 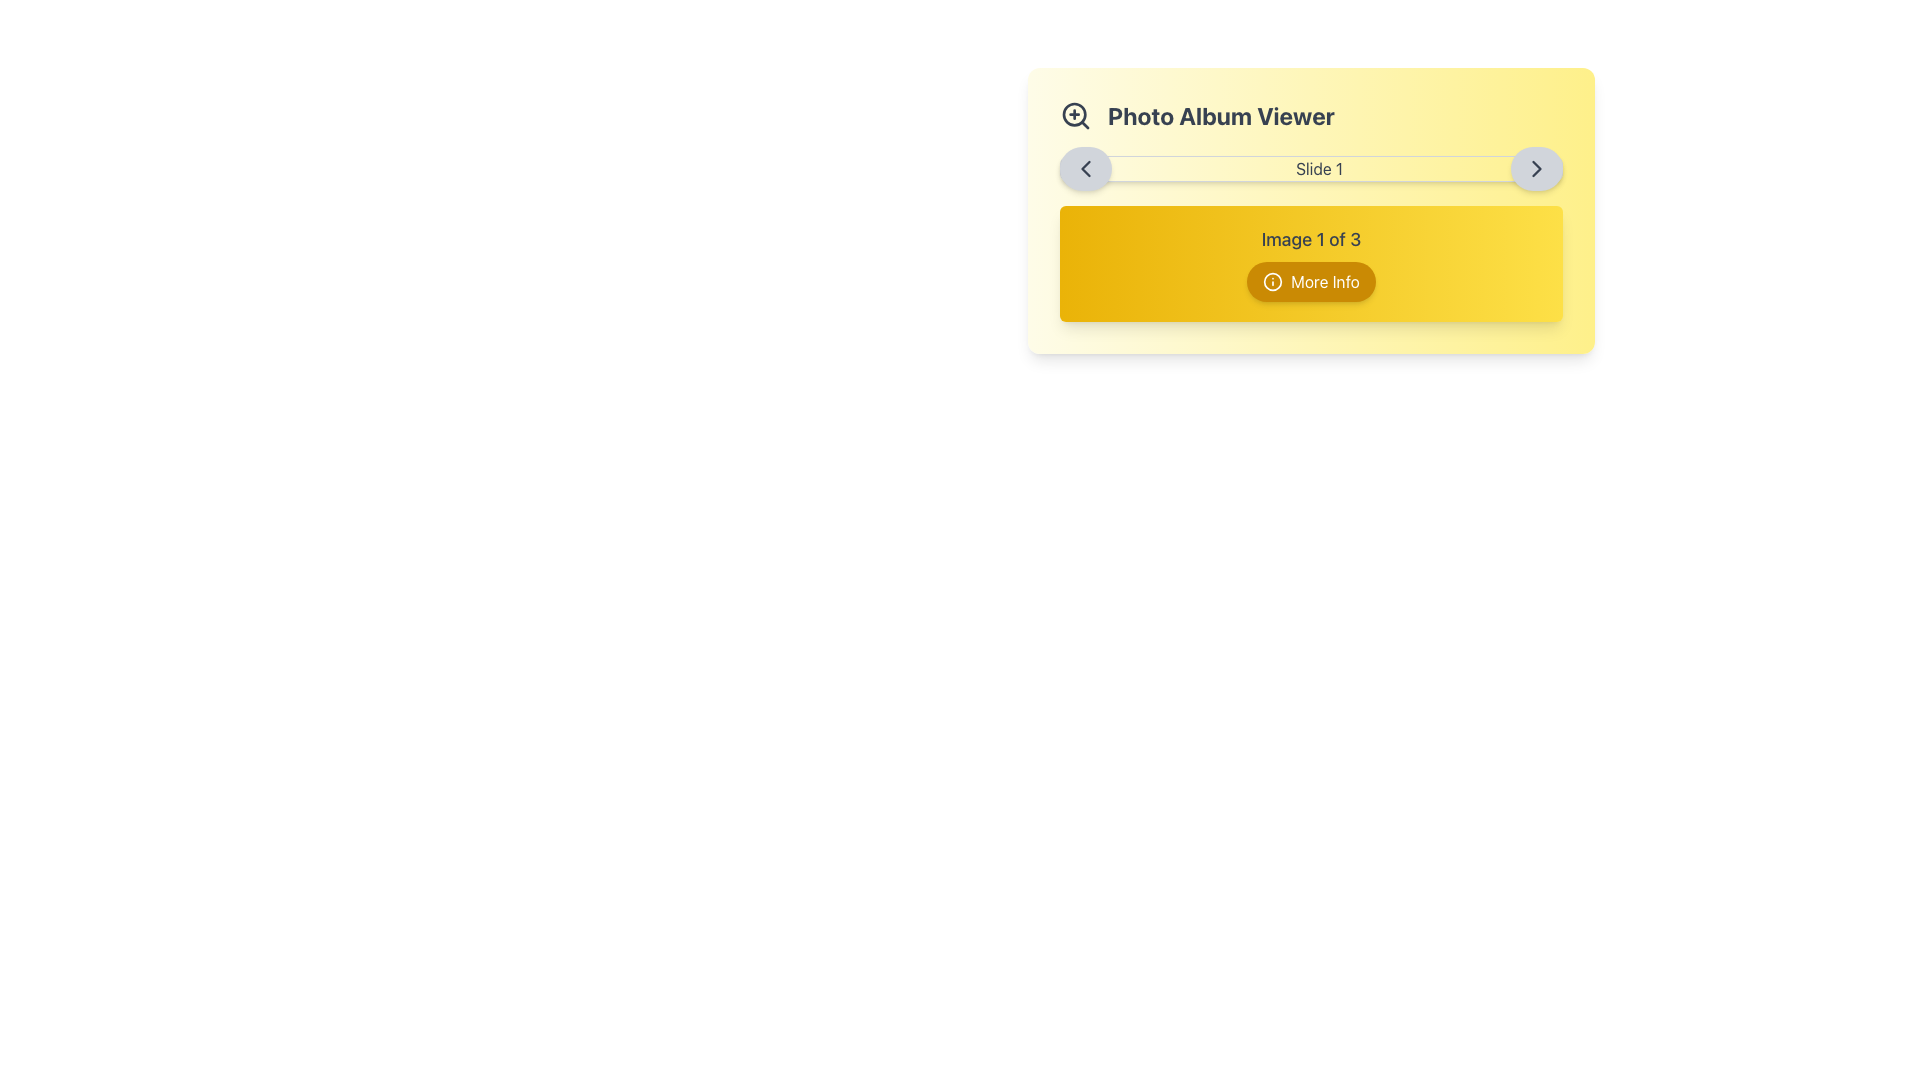 What do you see at coordinates (1535, 168) in the screenshot?
I see `the chevron icon used for navigating to the next slide in the photo album viewer` at bounding box center [1535, 168].